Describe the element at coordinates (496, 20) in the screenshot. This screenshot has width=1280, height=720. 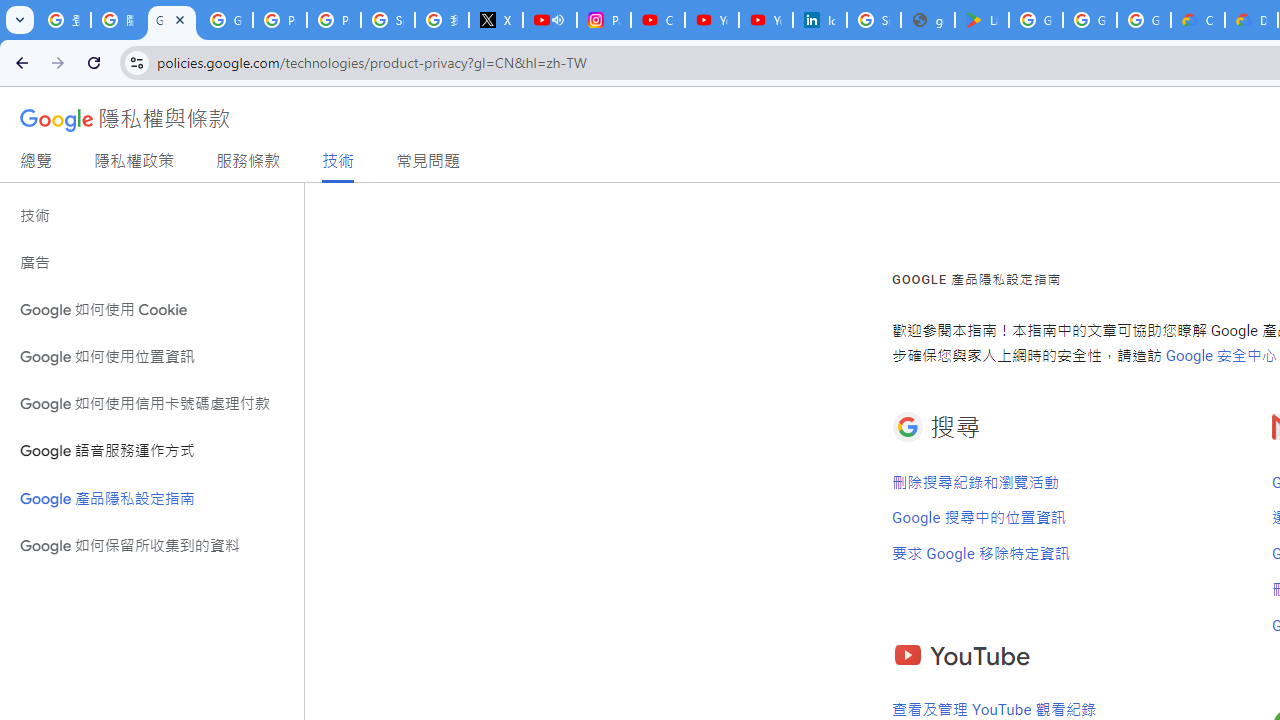
I see `'X'` at that location.